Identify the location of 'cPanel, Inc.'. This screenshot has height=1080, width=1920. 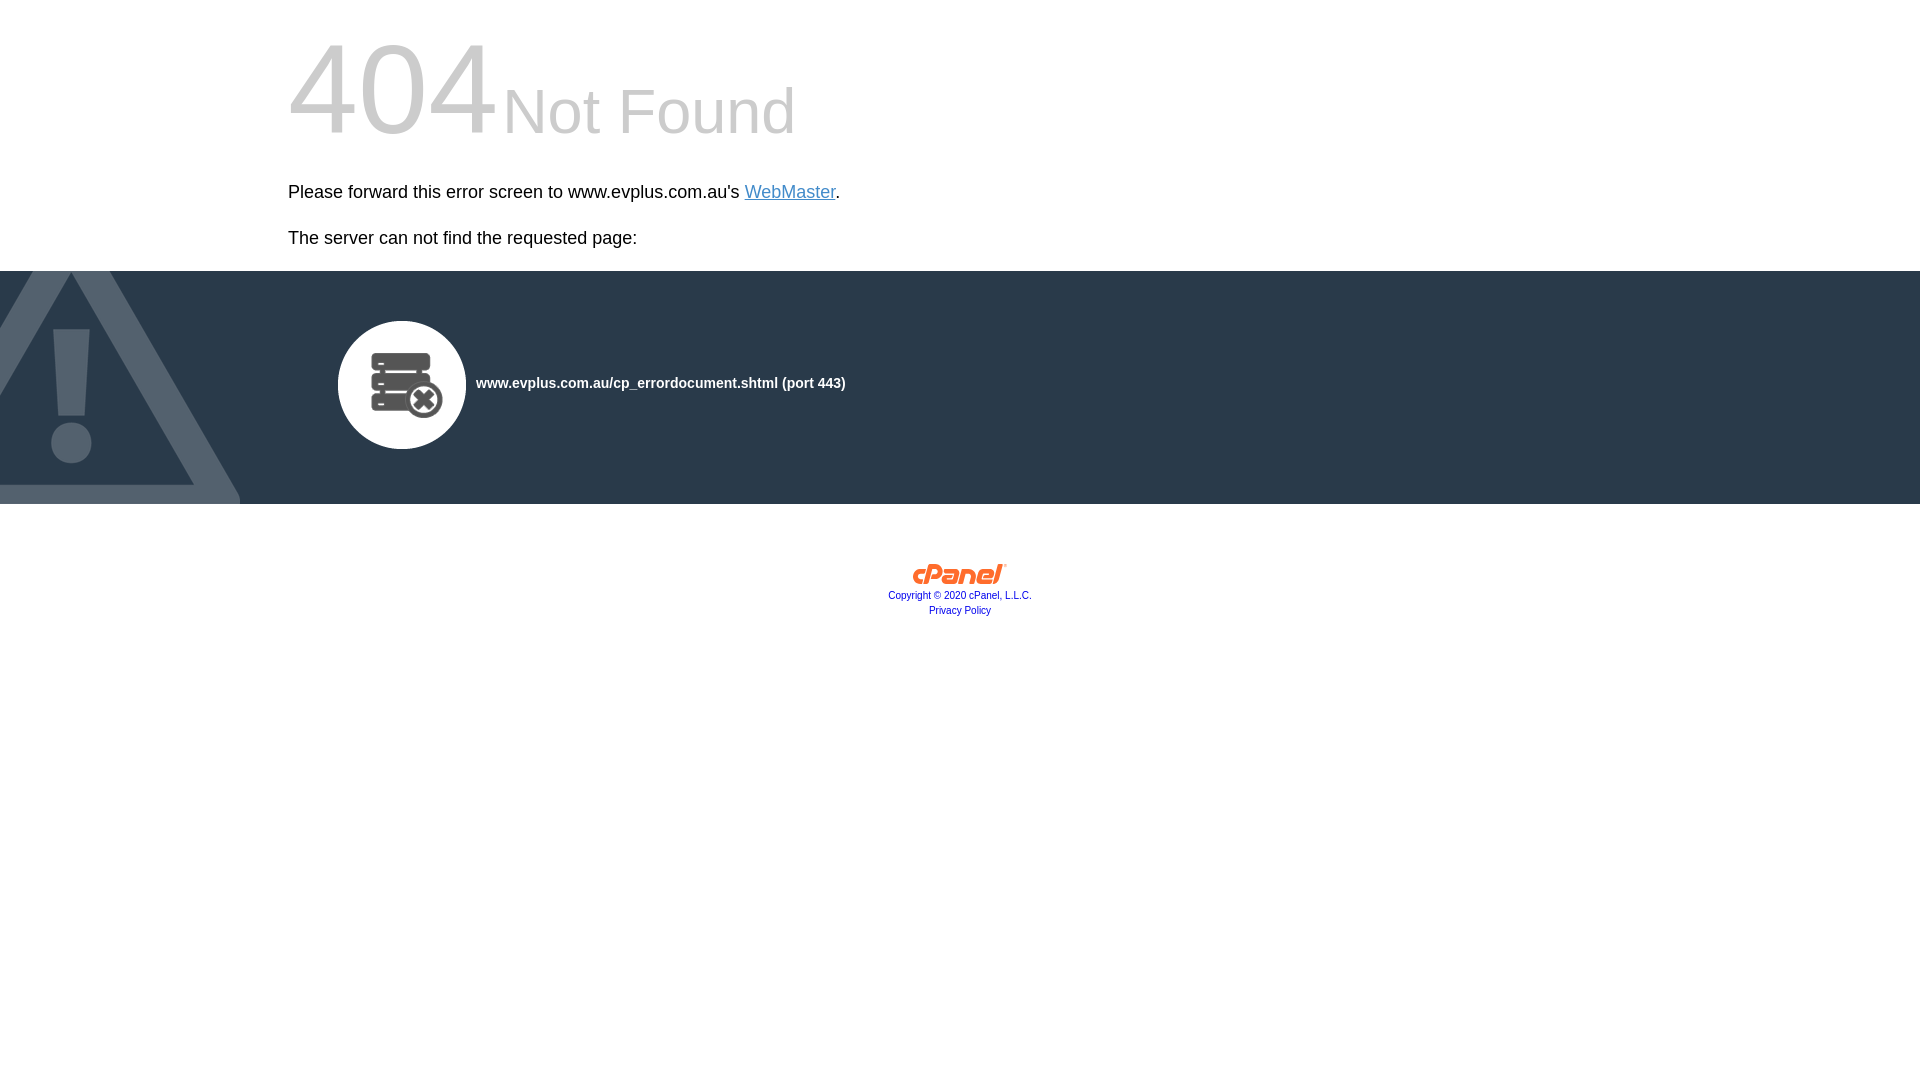
(960, 578).